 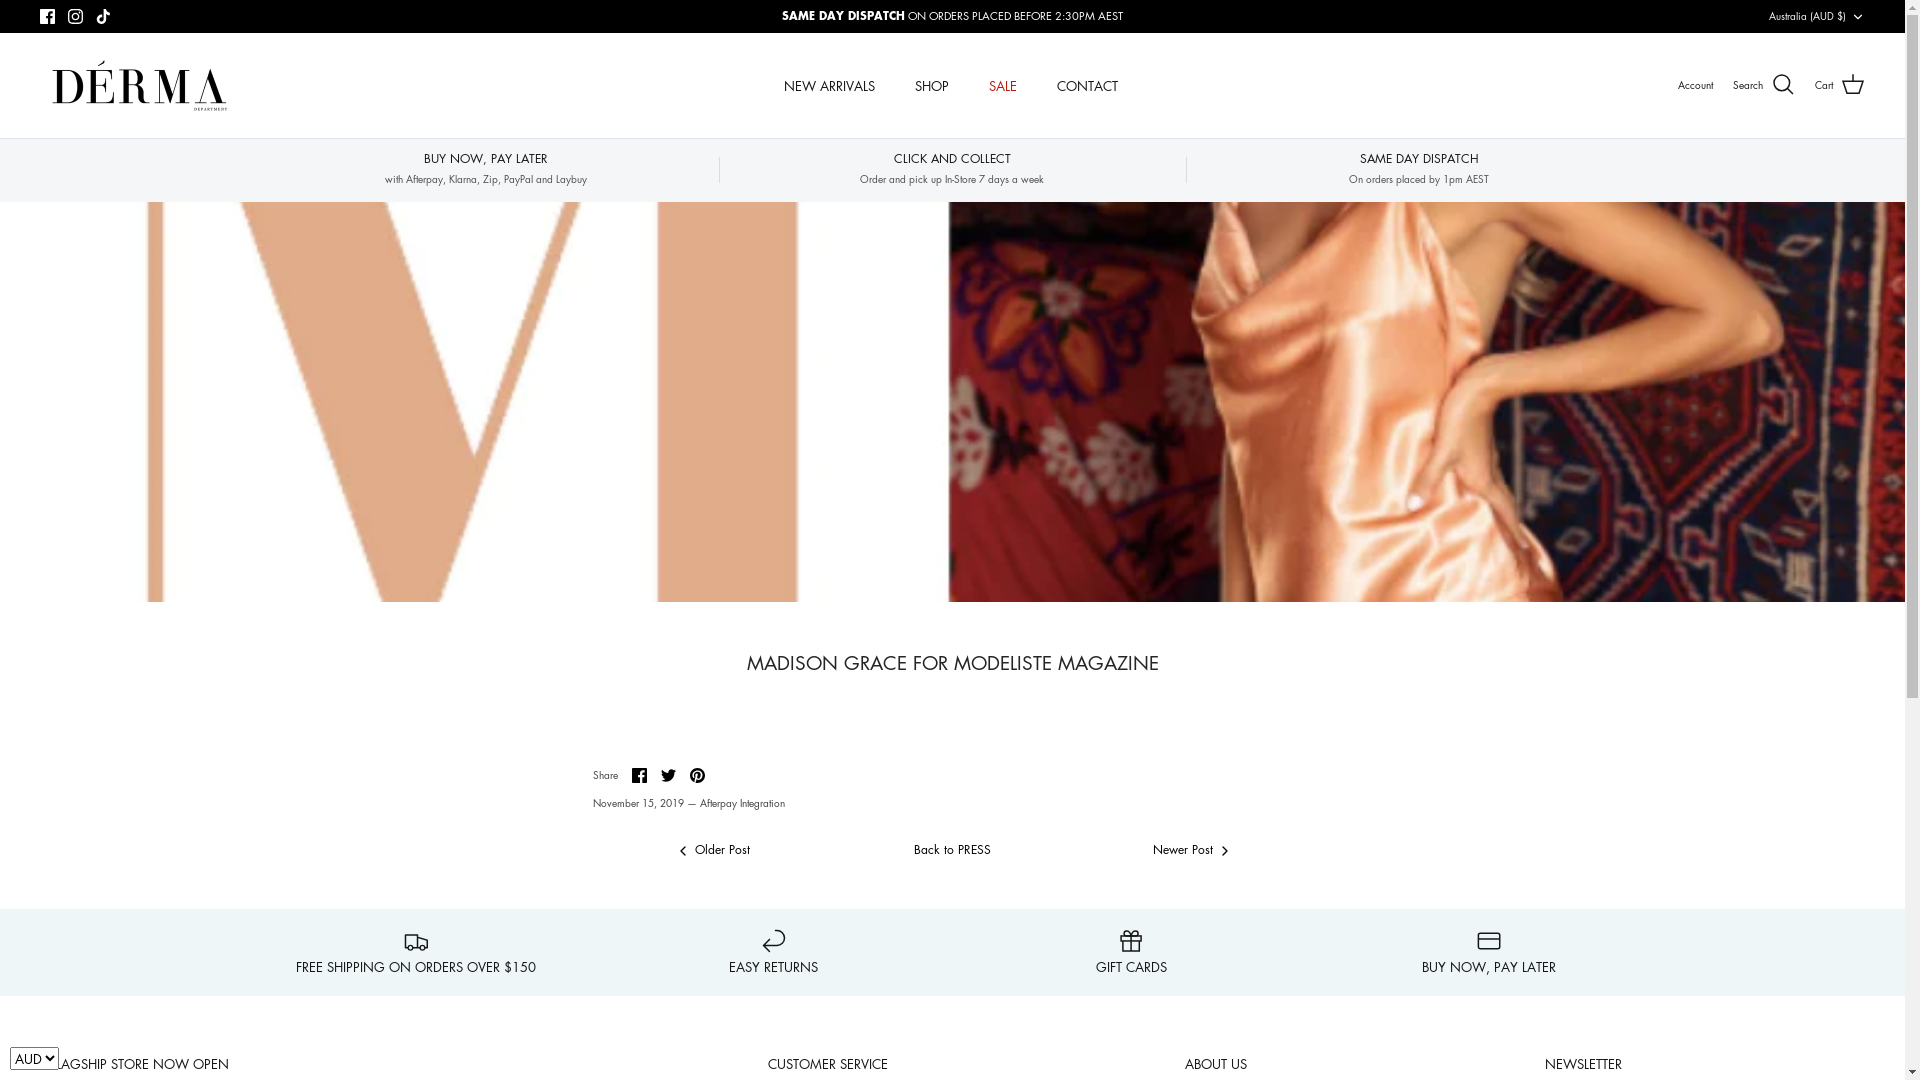 I want to click on 'Australia (AUD $), so click(x=1817, y=16).